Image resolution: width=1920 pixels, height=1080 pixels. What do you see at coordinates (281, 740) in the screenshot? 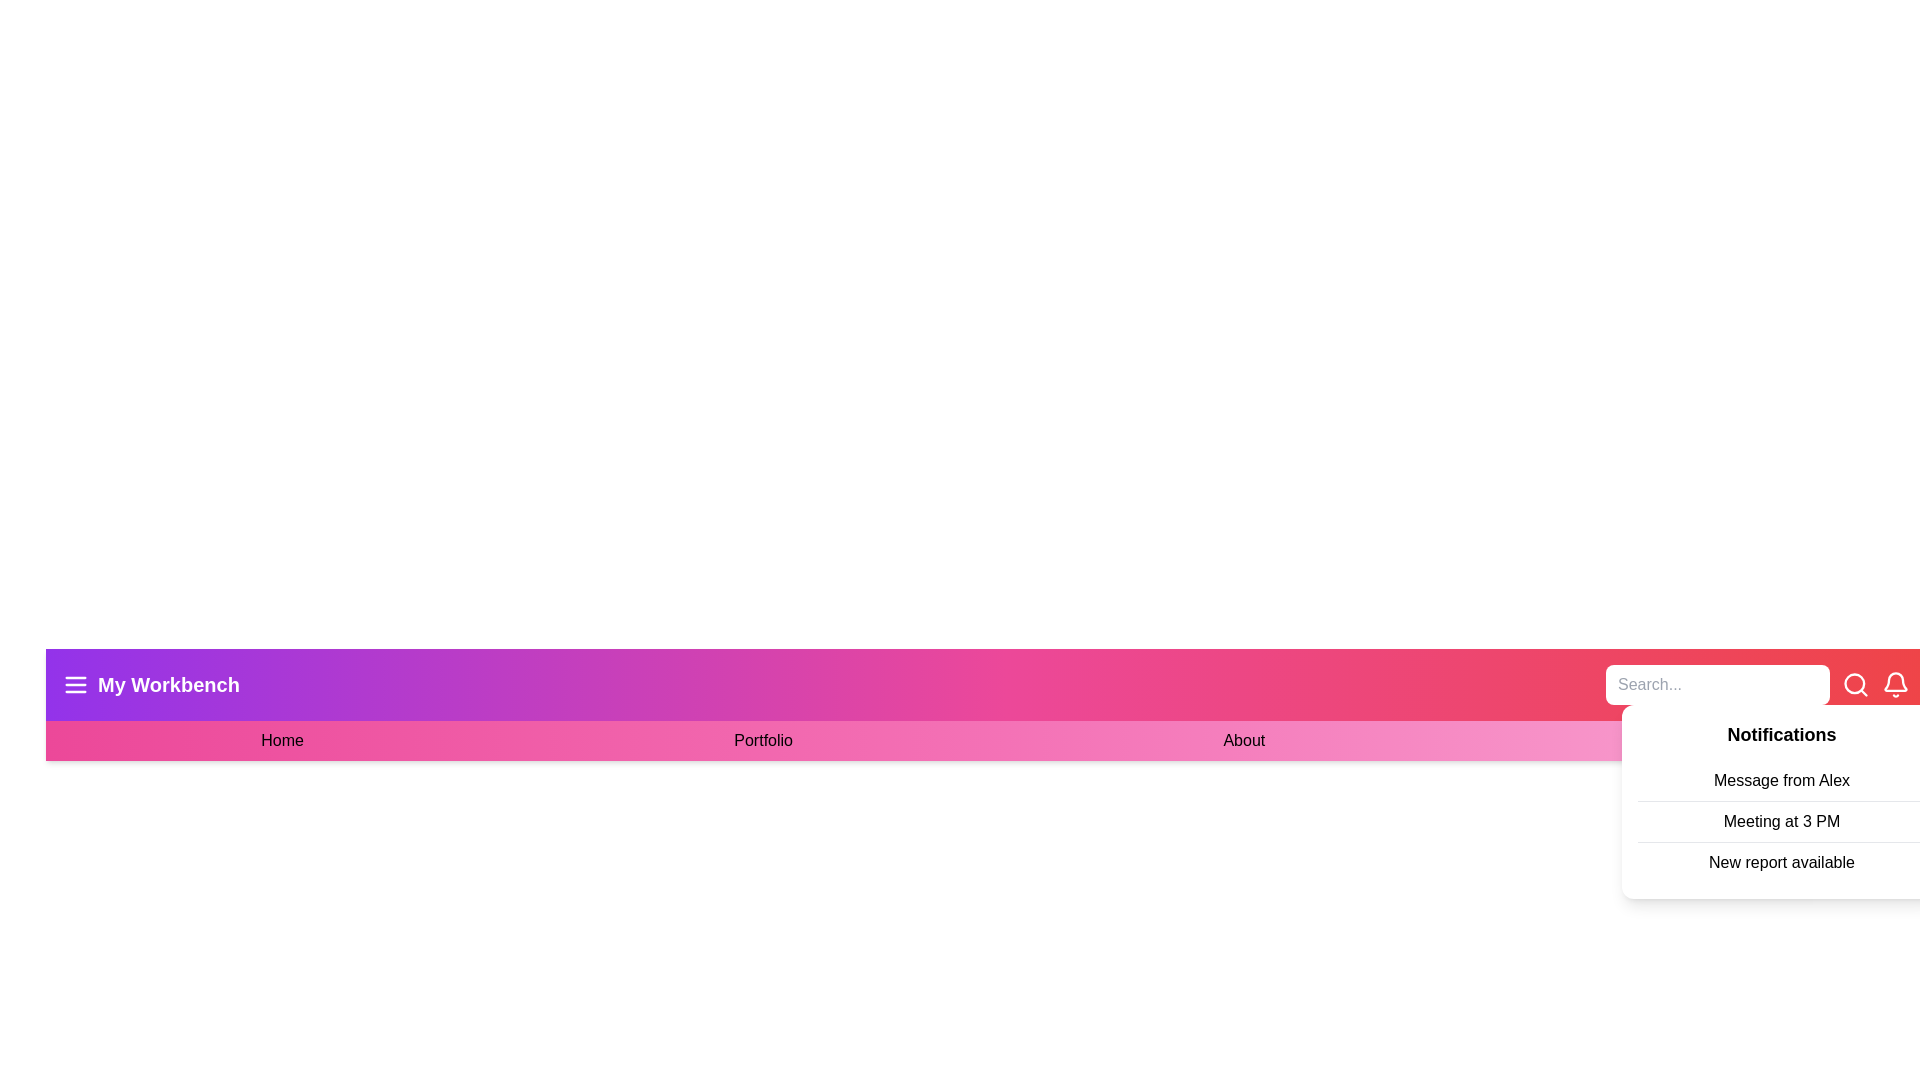
I see `the 'Home' text navigation link, which is the first link in the navigation bar and styled with a hover effect that underlines the text` at bounding box center [281, 740].